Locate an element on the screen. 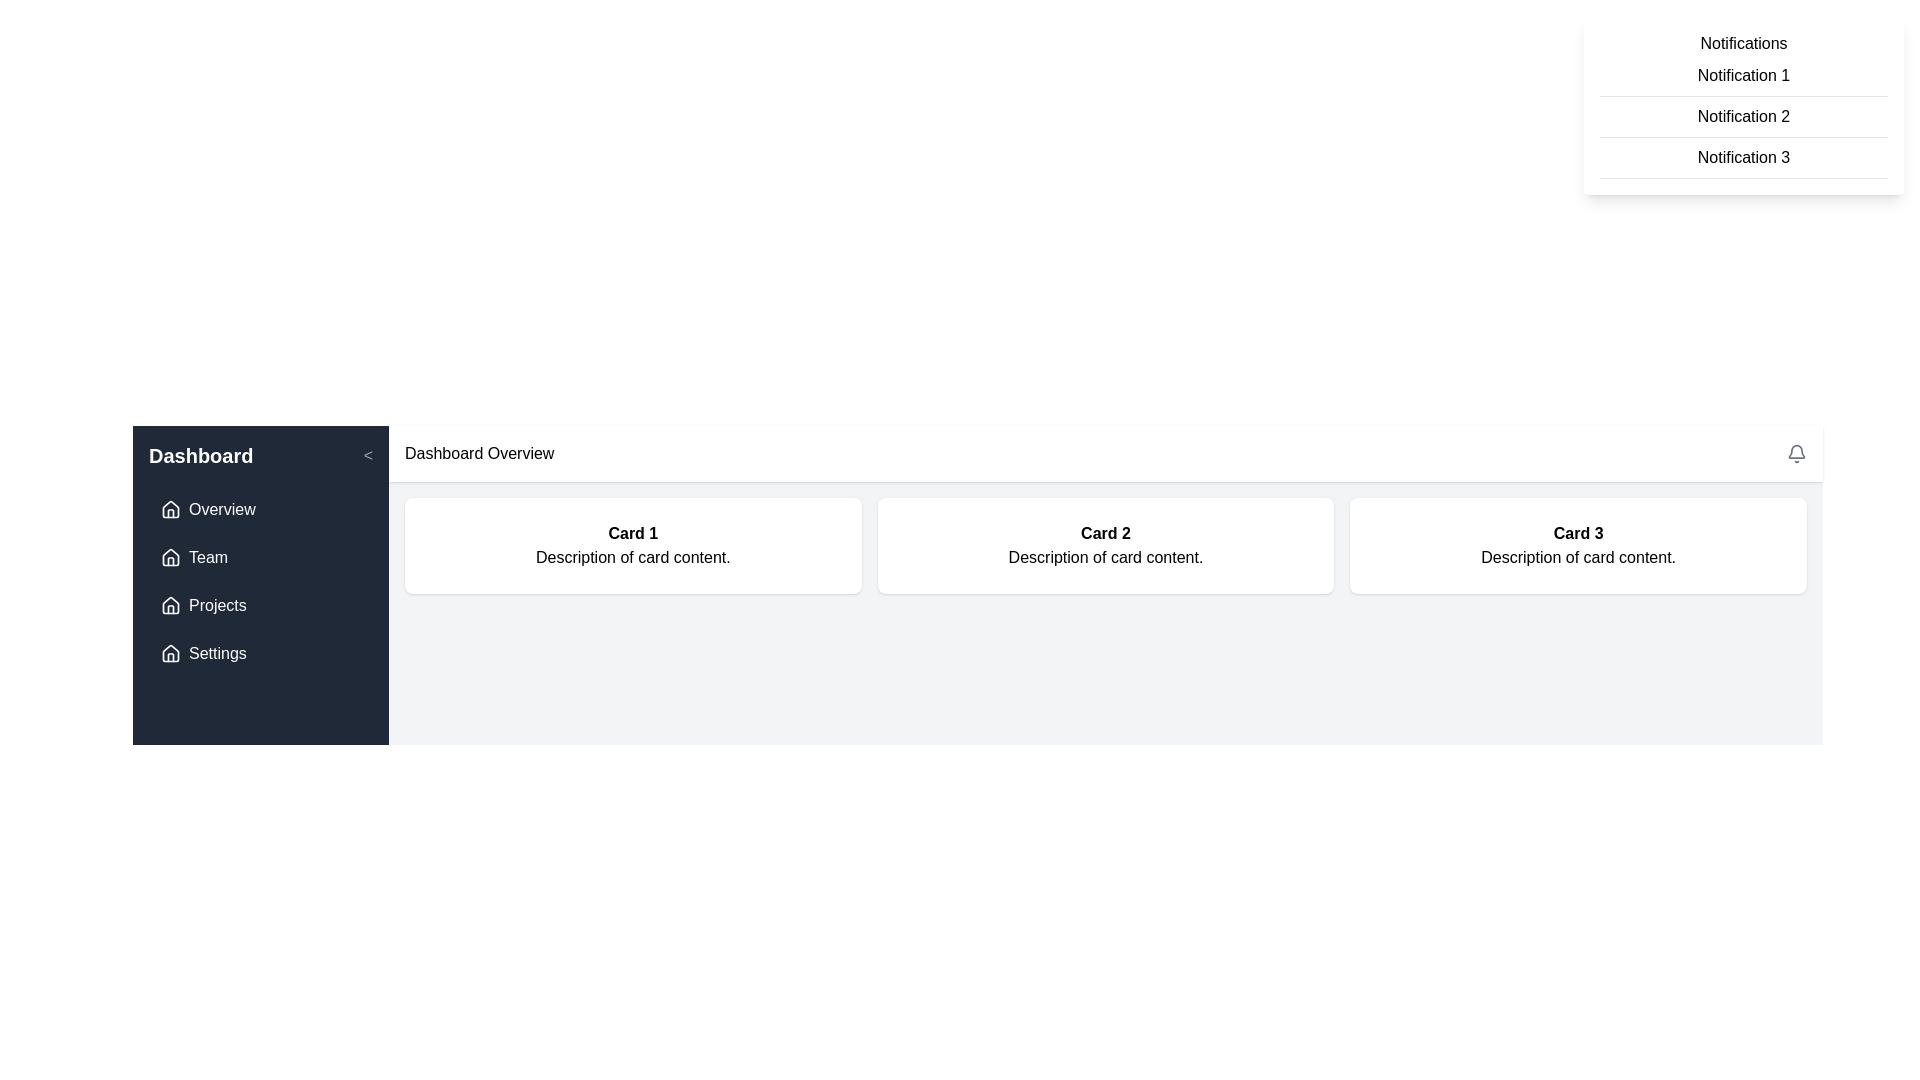  the text label displaying 'Description of card content' located beneath 'Card 3' in the card layout is located at coordinates (1577, 558).